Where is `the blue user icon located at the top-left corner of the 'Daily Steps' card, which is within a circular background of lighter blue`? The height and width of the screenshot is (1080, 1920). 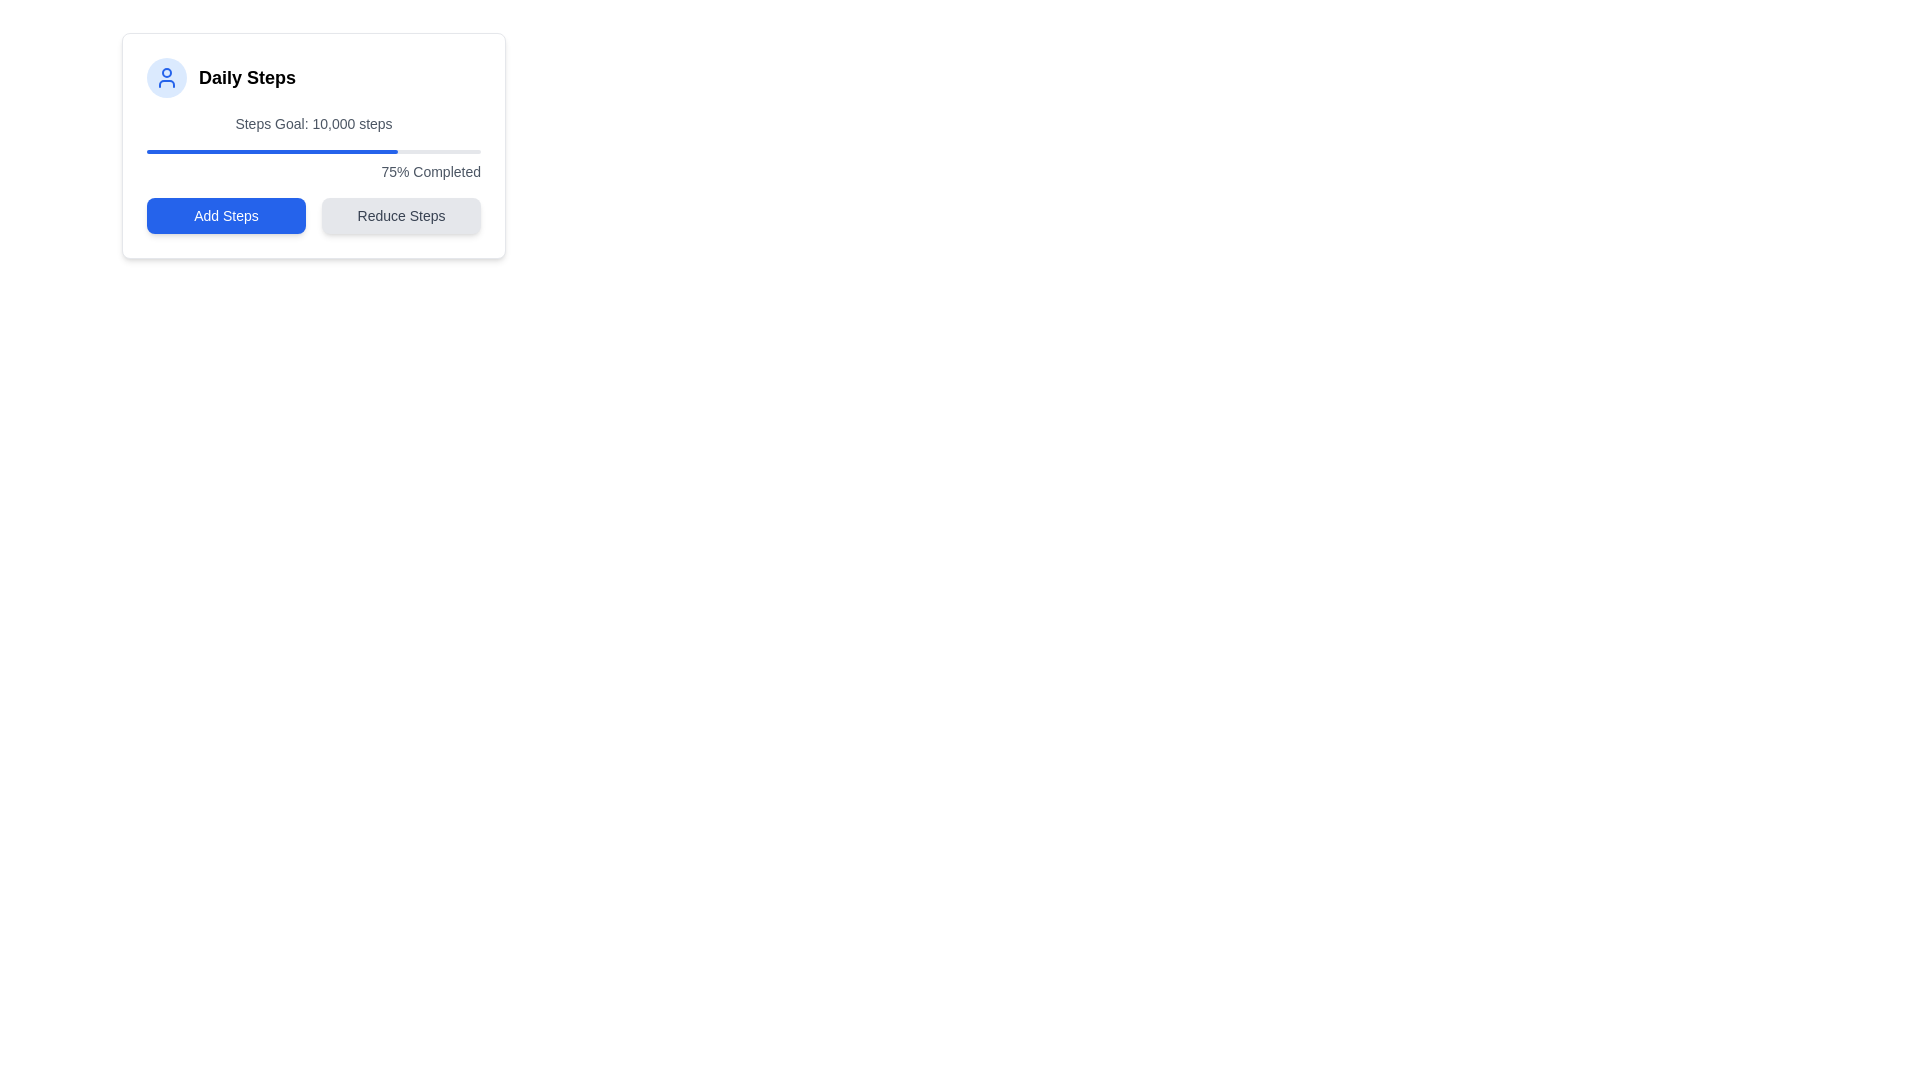 the blue user icon located at the top-left corner of the 'Daily Steps' card, which is within a circular background of lighter blue is located at coordinates (167, 76).